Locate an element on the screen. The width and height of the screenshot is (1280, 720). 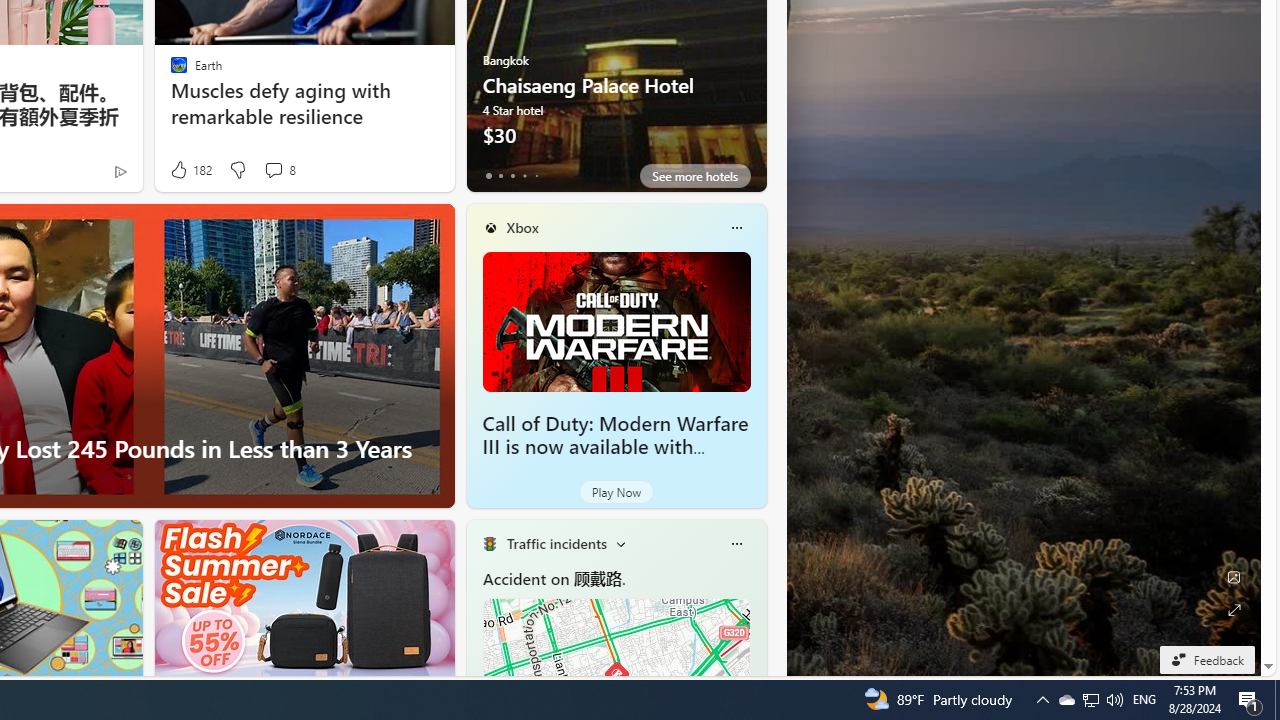
'tab-3' is located at coordinates (524, 175).